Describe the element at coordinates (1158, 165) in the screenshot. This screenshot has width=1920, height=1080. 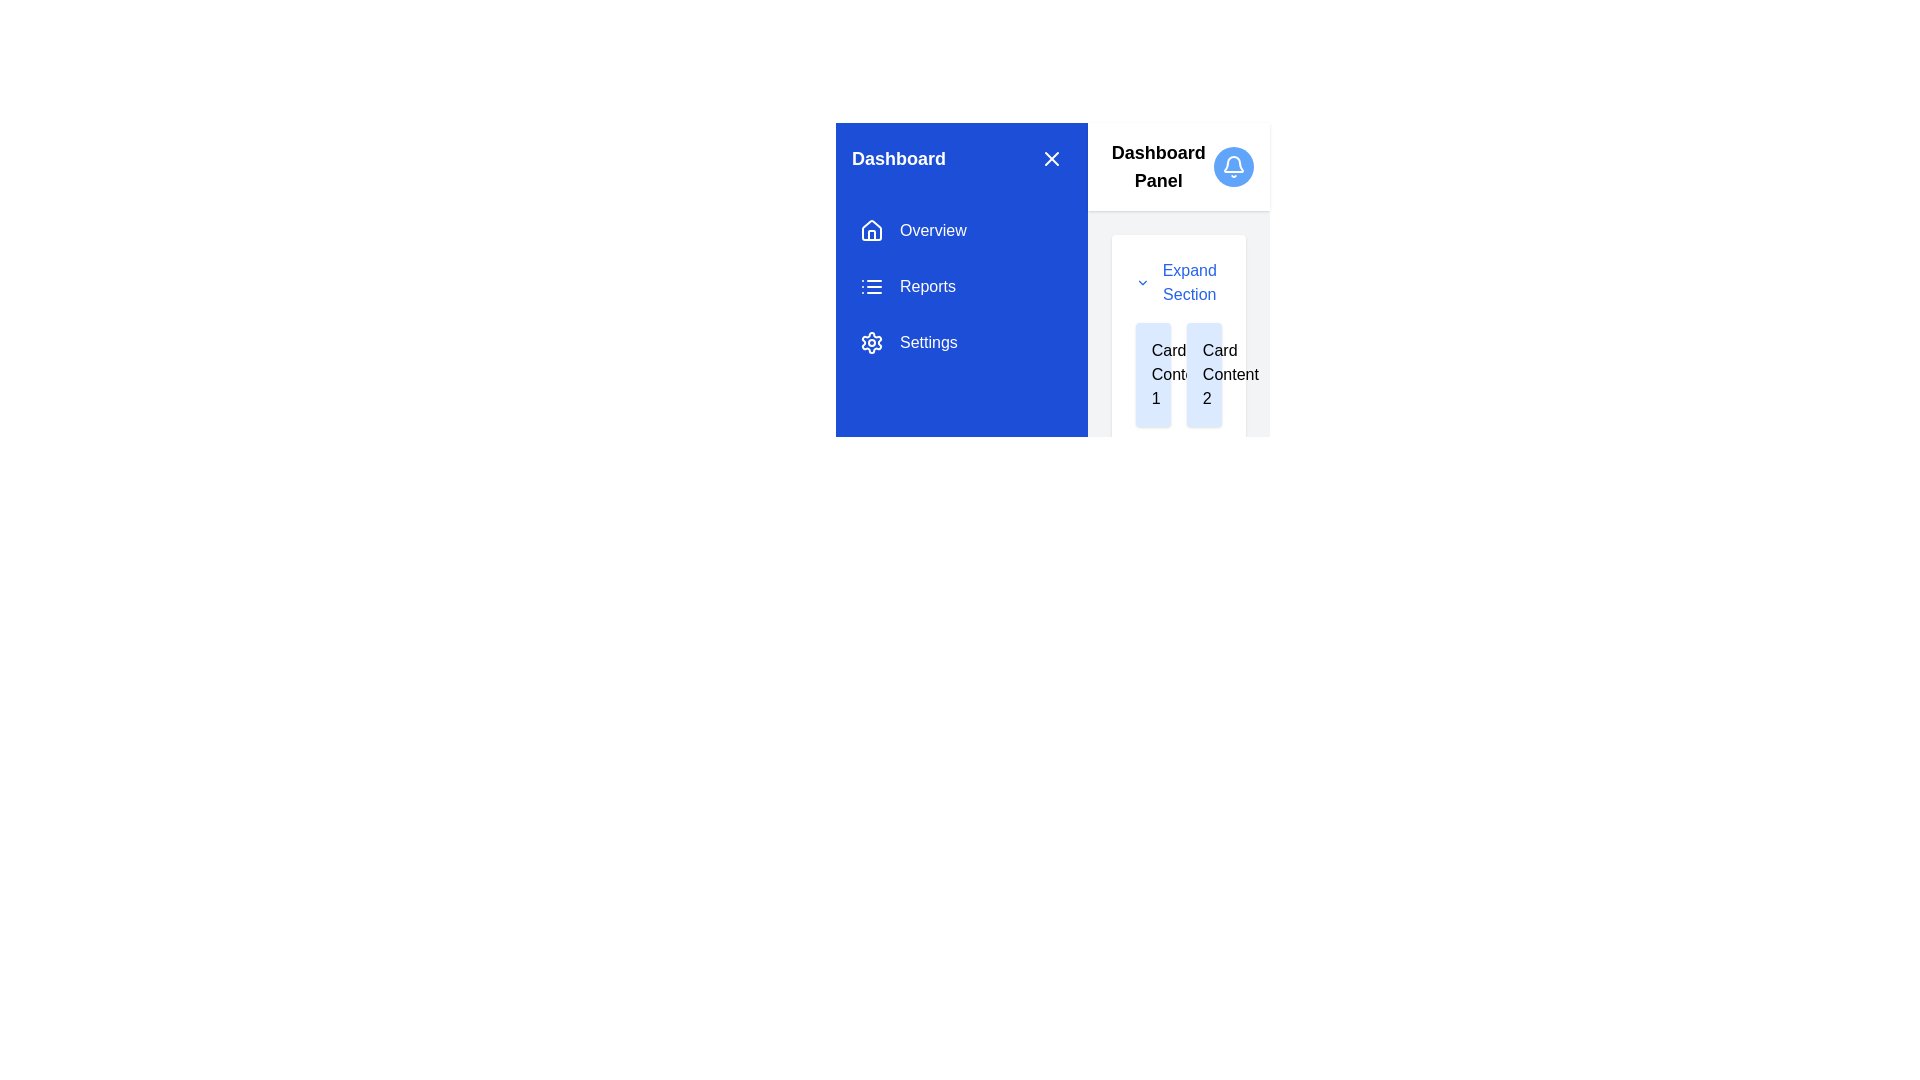
I see `text label located in the top-right corner of the dashboard area, which serves as a title or identifier for the current section` at that location.